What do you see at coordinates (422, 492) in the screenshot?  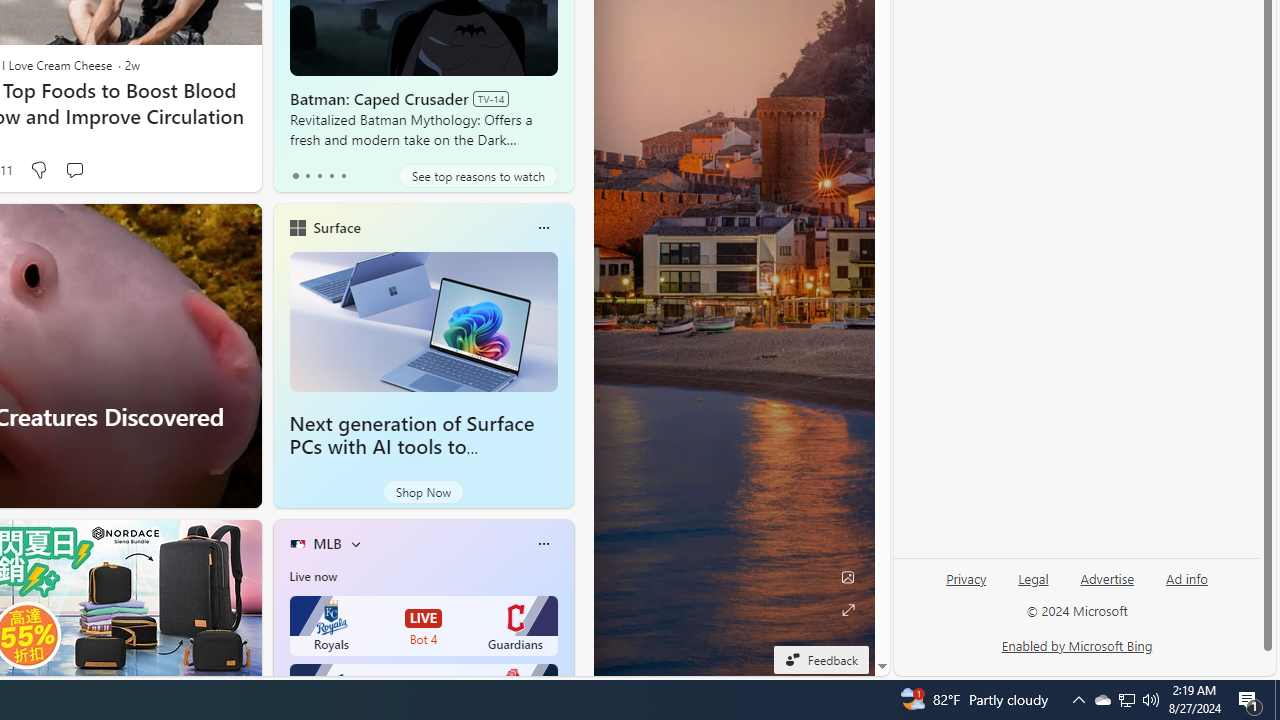 I see `'Shop Now'` at bounding box center [422, 492].